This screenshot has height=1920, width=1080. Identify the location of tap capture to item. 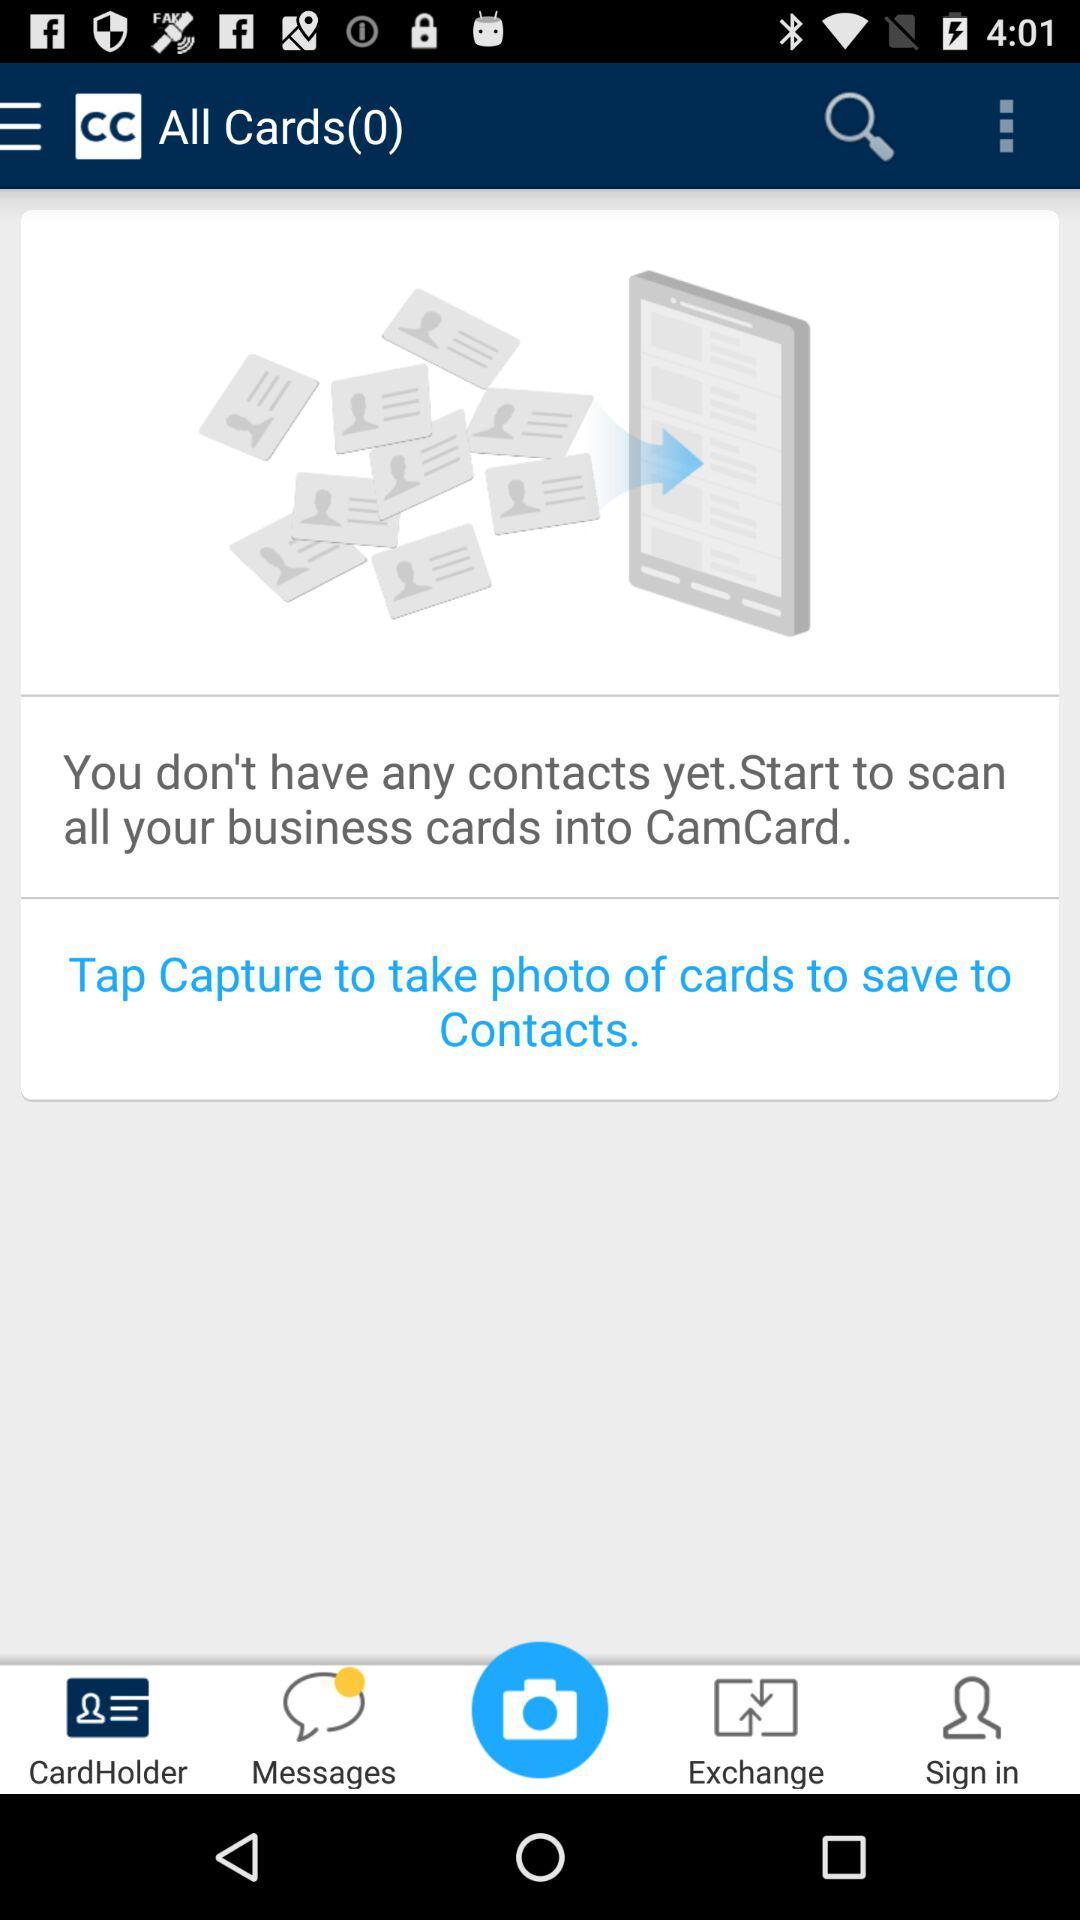
(540, 1000).